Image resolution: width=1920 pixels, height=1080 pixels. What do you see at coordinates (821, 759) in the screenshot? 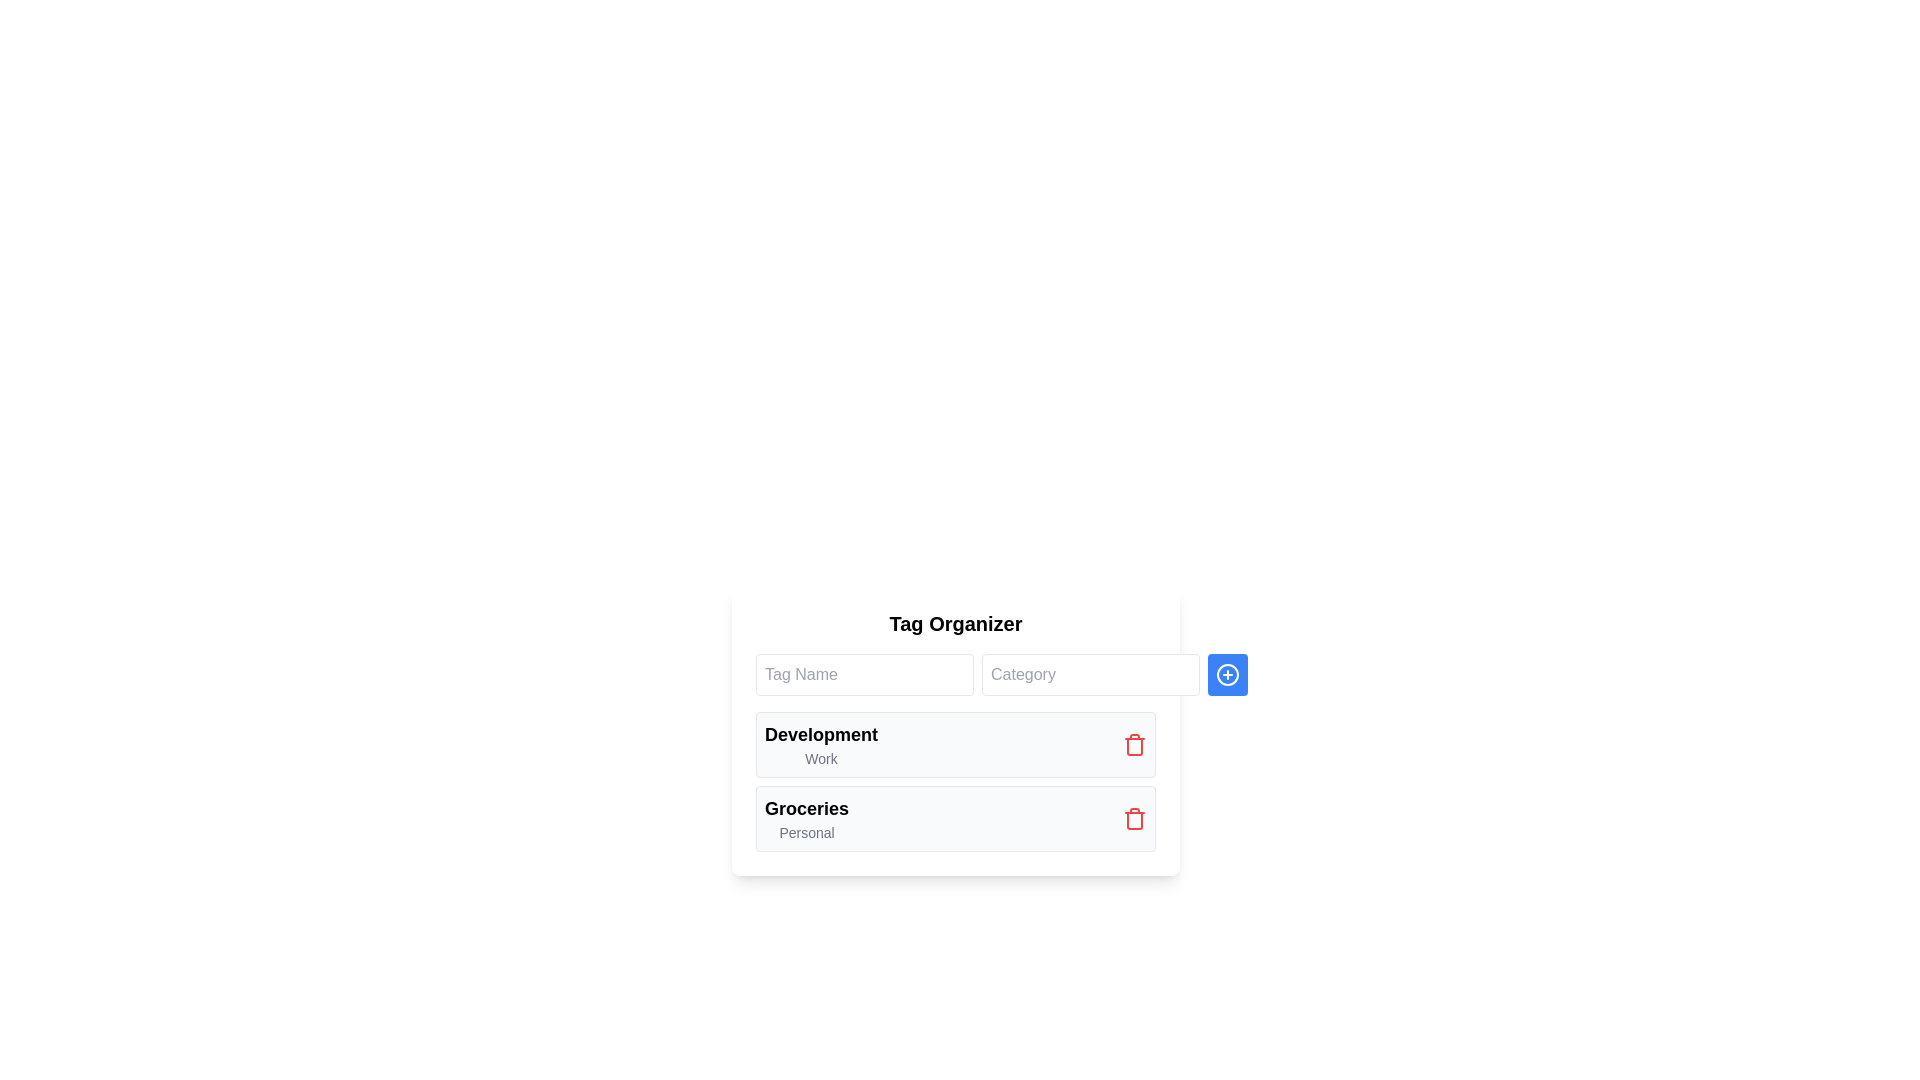
I see `the label that serves as a descriptor or category tag associated with the 'Development' header, positioned at the bottom of the list item beneath it` at bounding box center [821, 759].